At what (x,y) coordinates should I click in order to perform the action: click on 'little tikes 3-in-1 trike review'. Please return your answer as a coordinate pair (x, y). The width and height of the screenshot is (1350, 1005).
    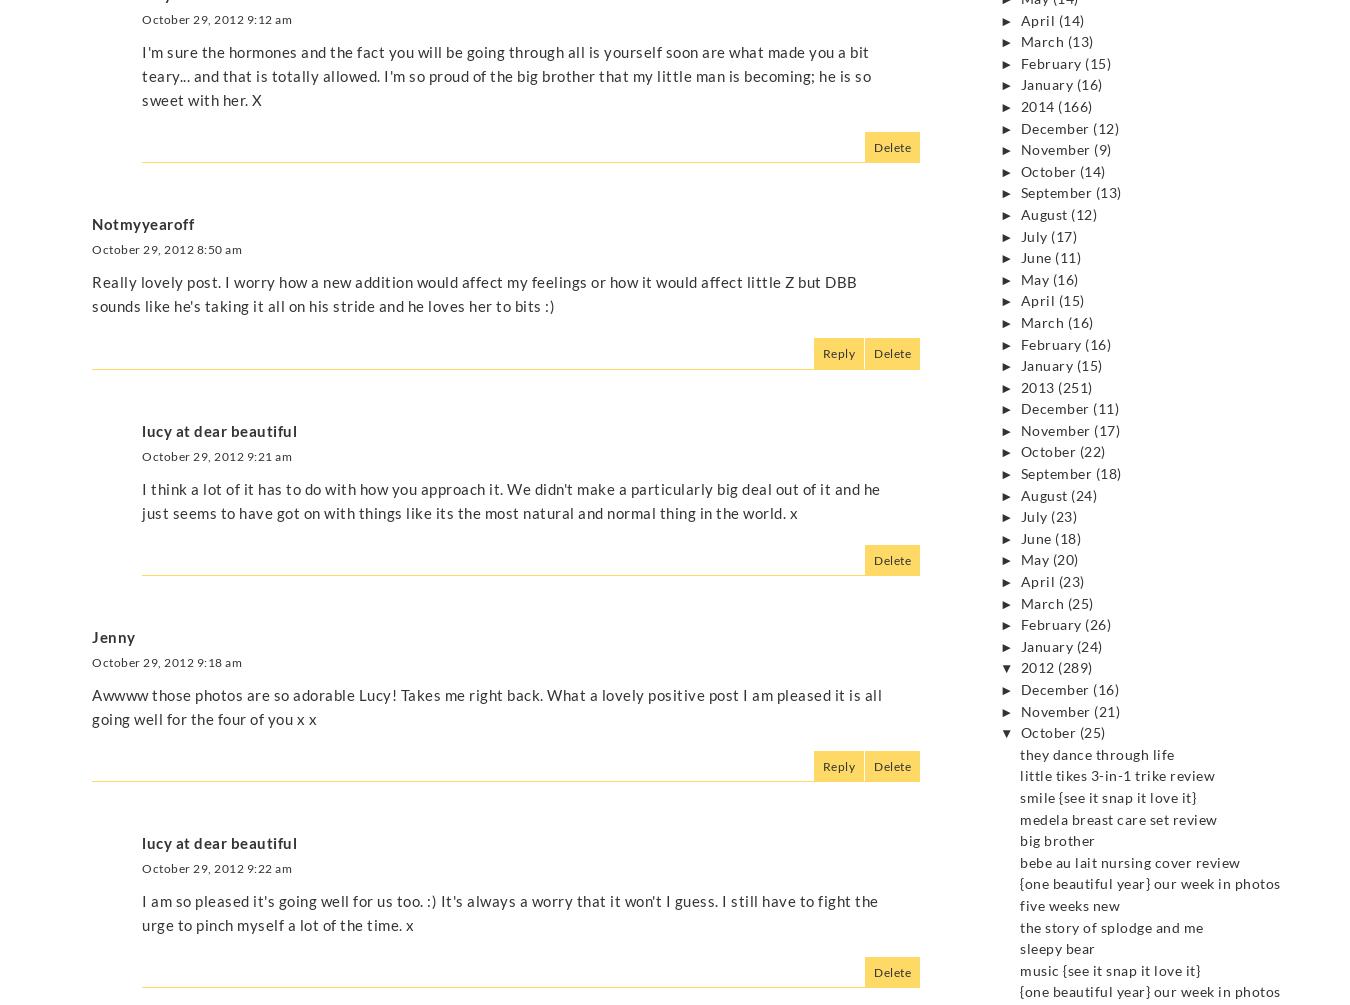
    Looking at the image, I should click on (1117, 775).